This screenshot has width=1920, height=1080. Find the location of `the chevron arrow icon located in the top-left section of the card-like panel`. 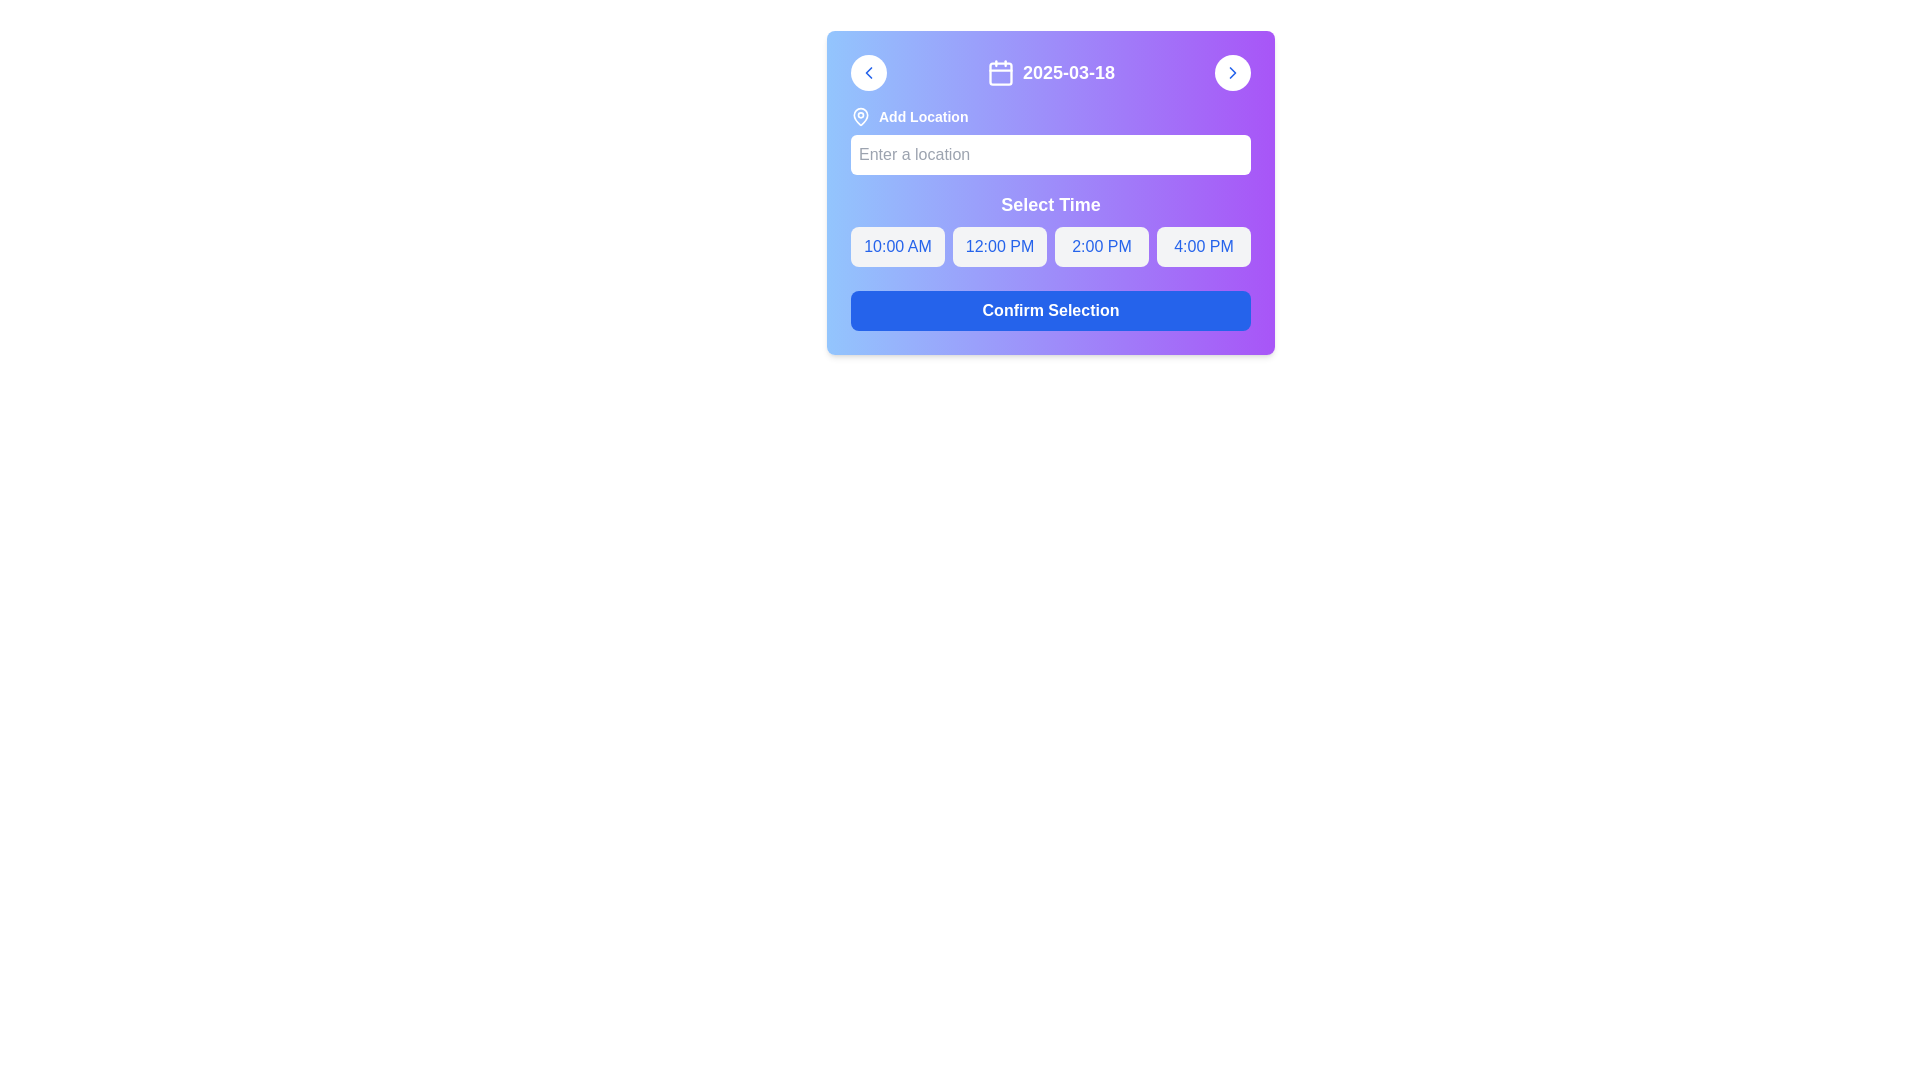

the chevron arrow icon located in the top-left section of the card-like panel is located at coordinates (868, 72).